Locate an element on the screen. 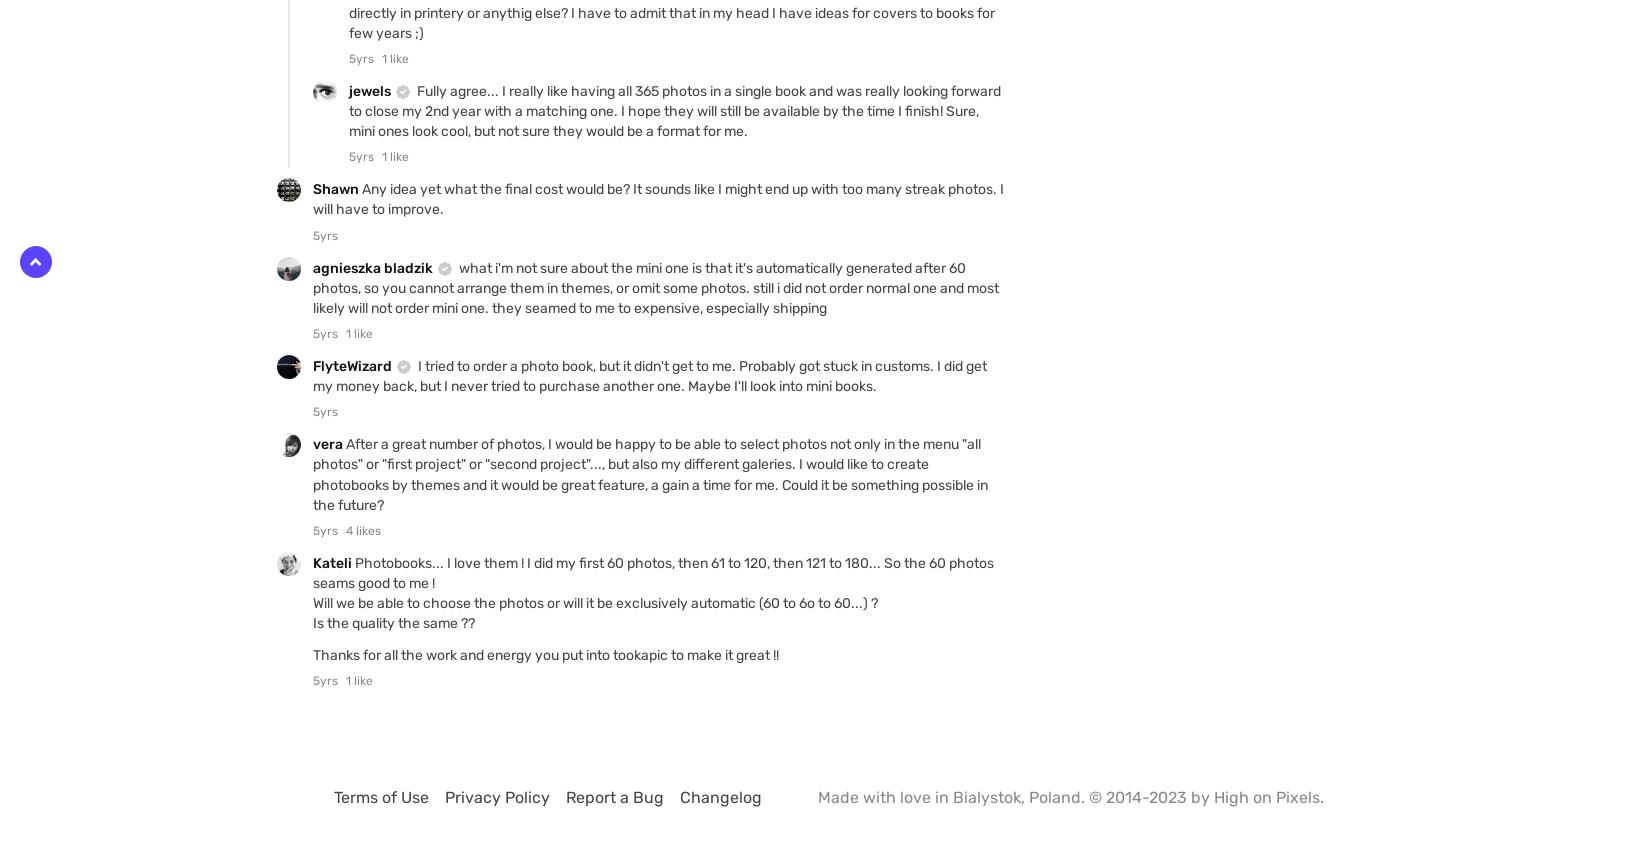 The image size is (1650, 856). 'Shawn' is located at coordinates (337, 188).